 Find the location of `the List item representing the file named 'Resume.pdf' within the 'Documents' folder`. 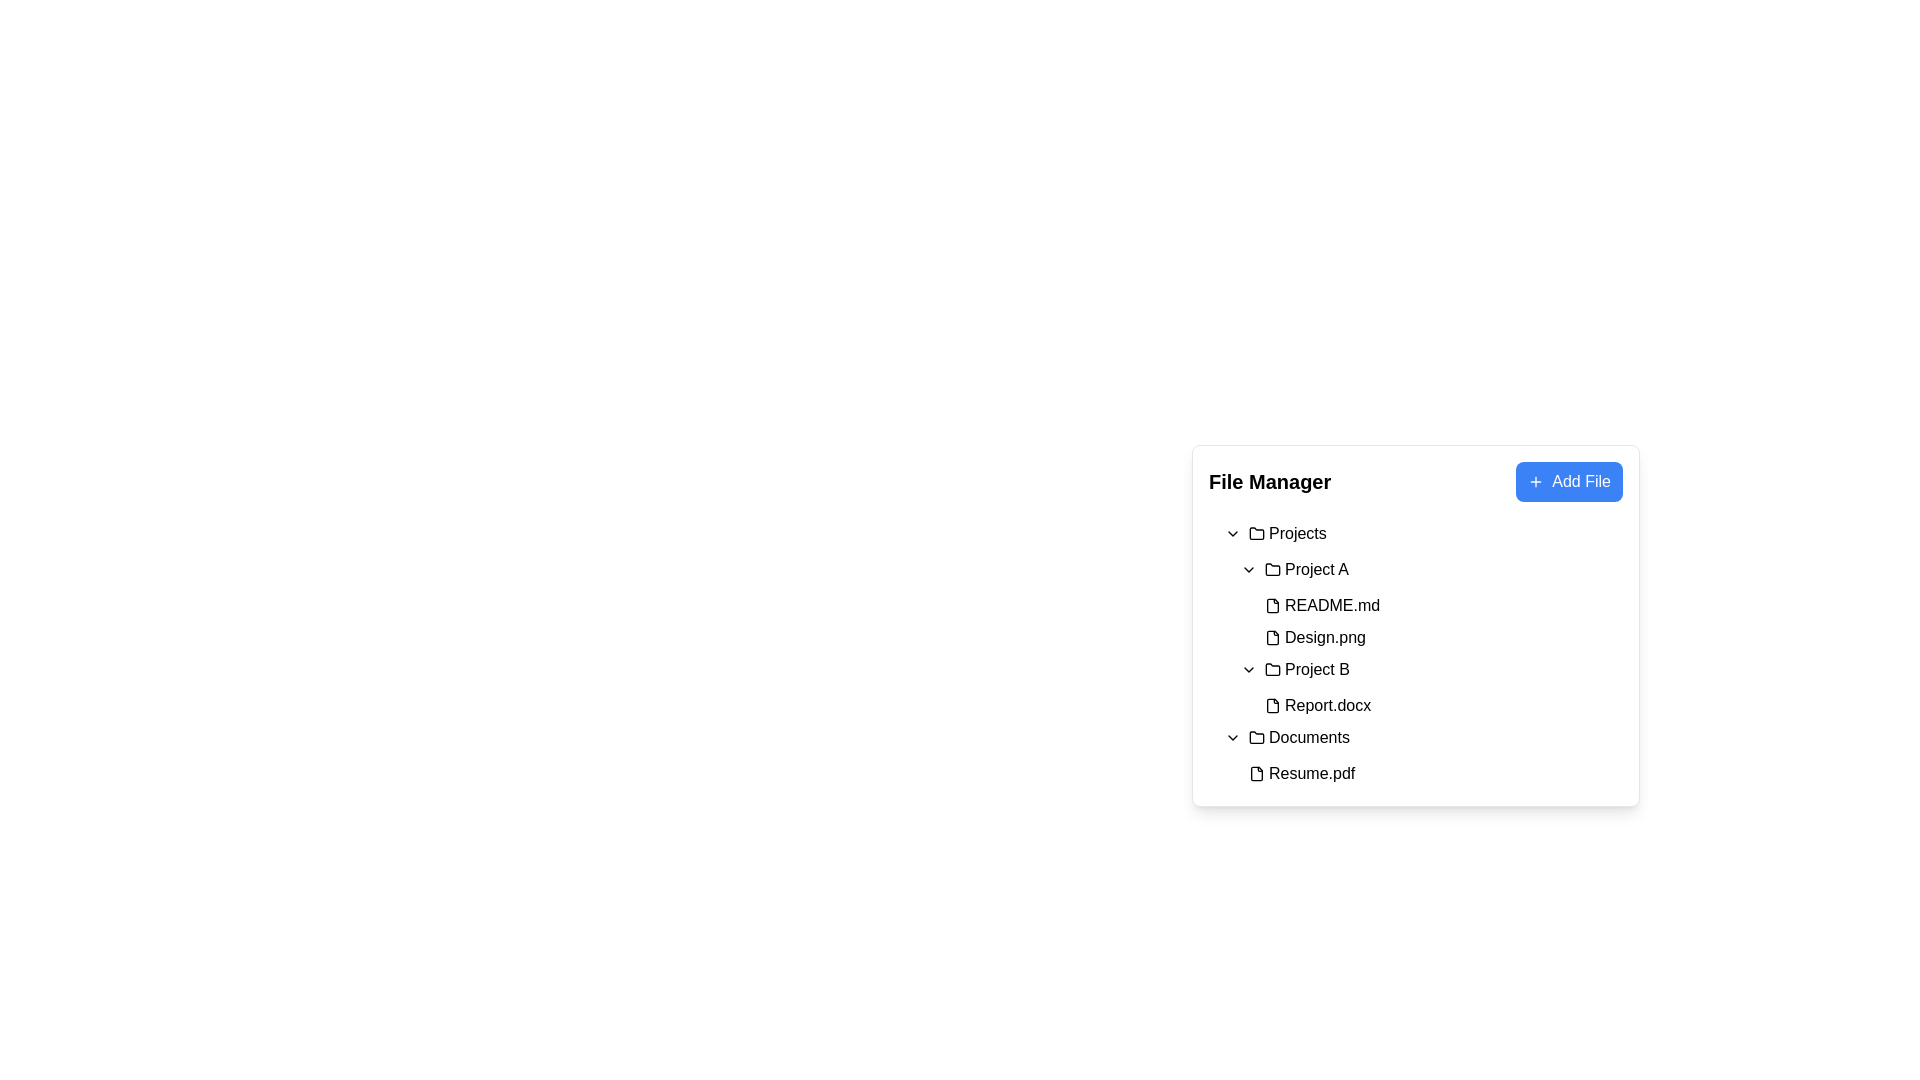

the List item representing the file named 'Resume.pdf' within the 'Documents' folder is located at coordinates (1423, 773).